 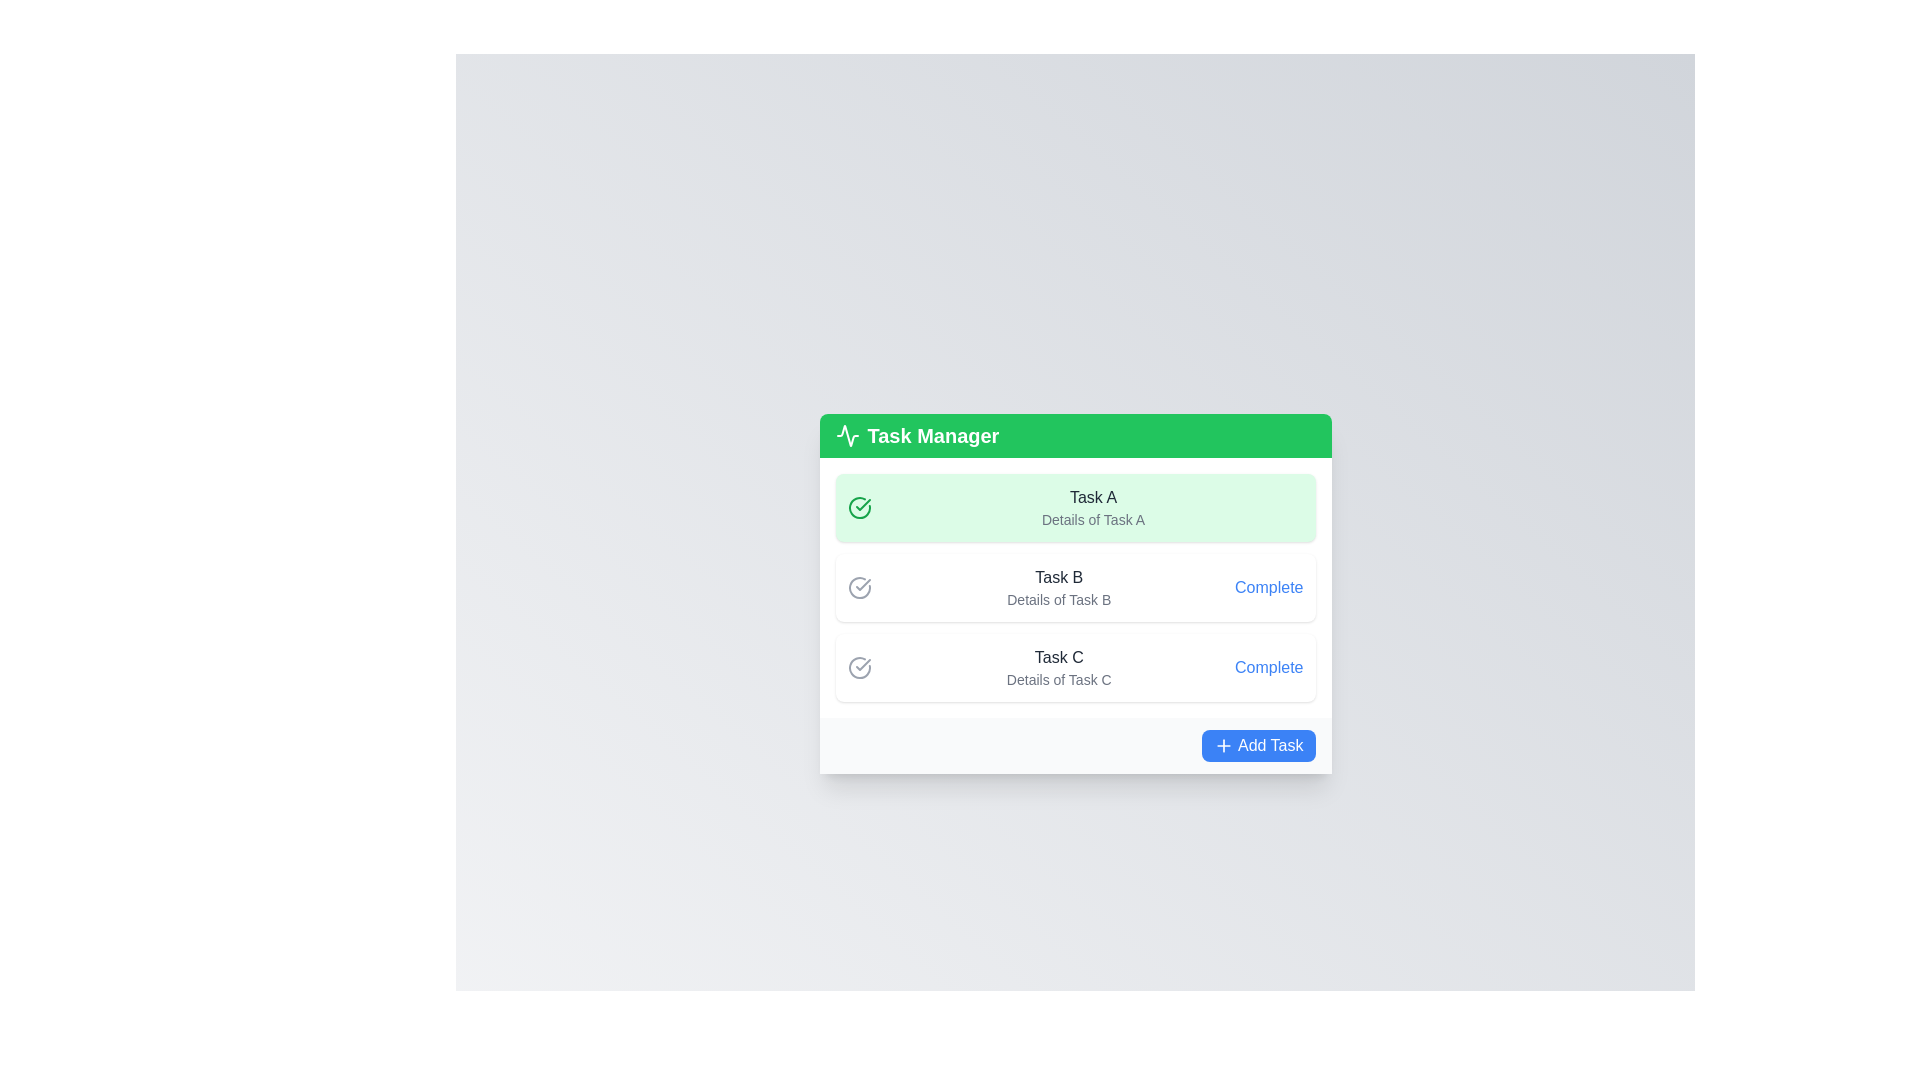 I want to click on details from the text label displaying 'Details of Task C', which is a small, grey-colored font located beneath the 'Task C' text in the task details block, so click(x=1058, y=678).